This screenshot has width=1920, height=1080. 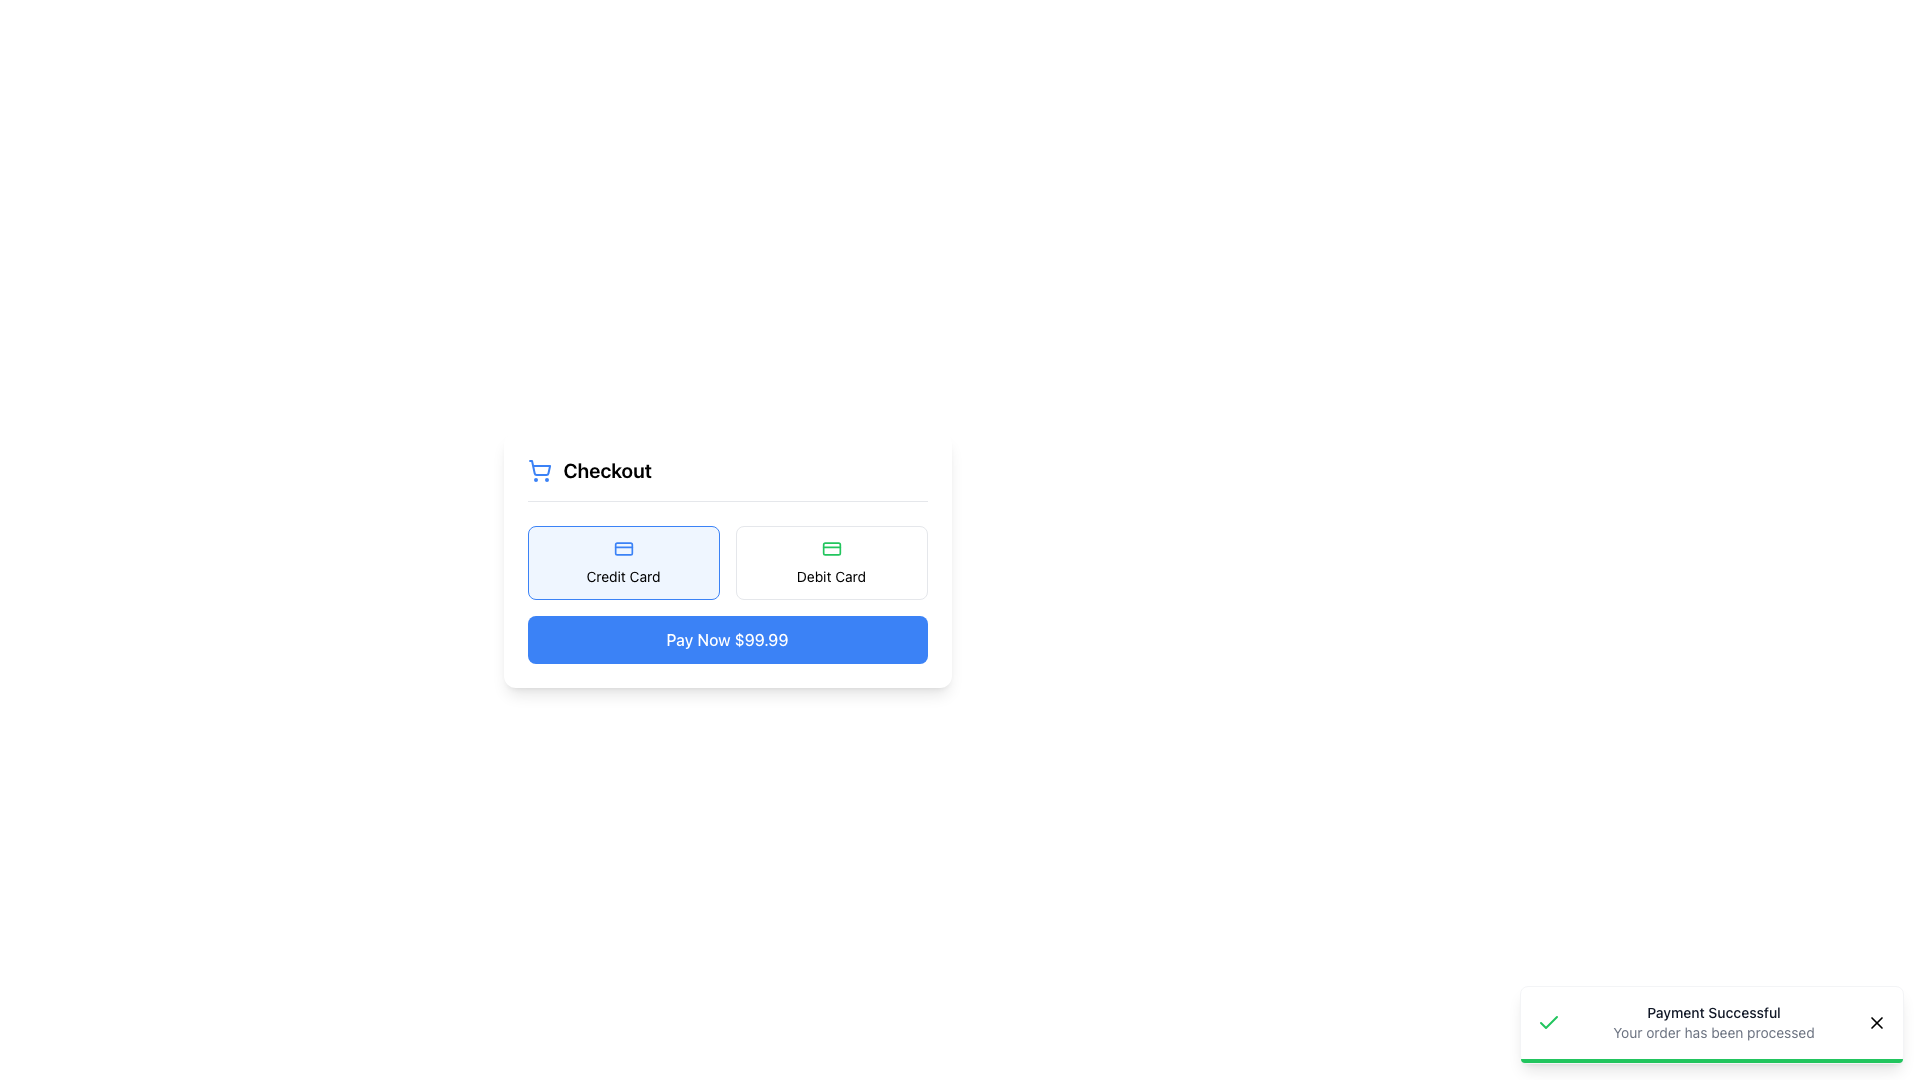 I want to click on the upper rectangular part of the stylized credit card illustration located on the left side of the 'Credit Card' button in the payment method selection section, so click(x=622, y=548).